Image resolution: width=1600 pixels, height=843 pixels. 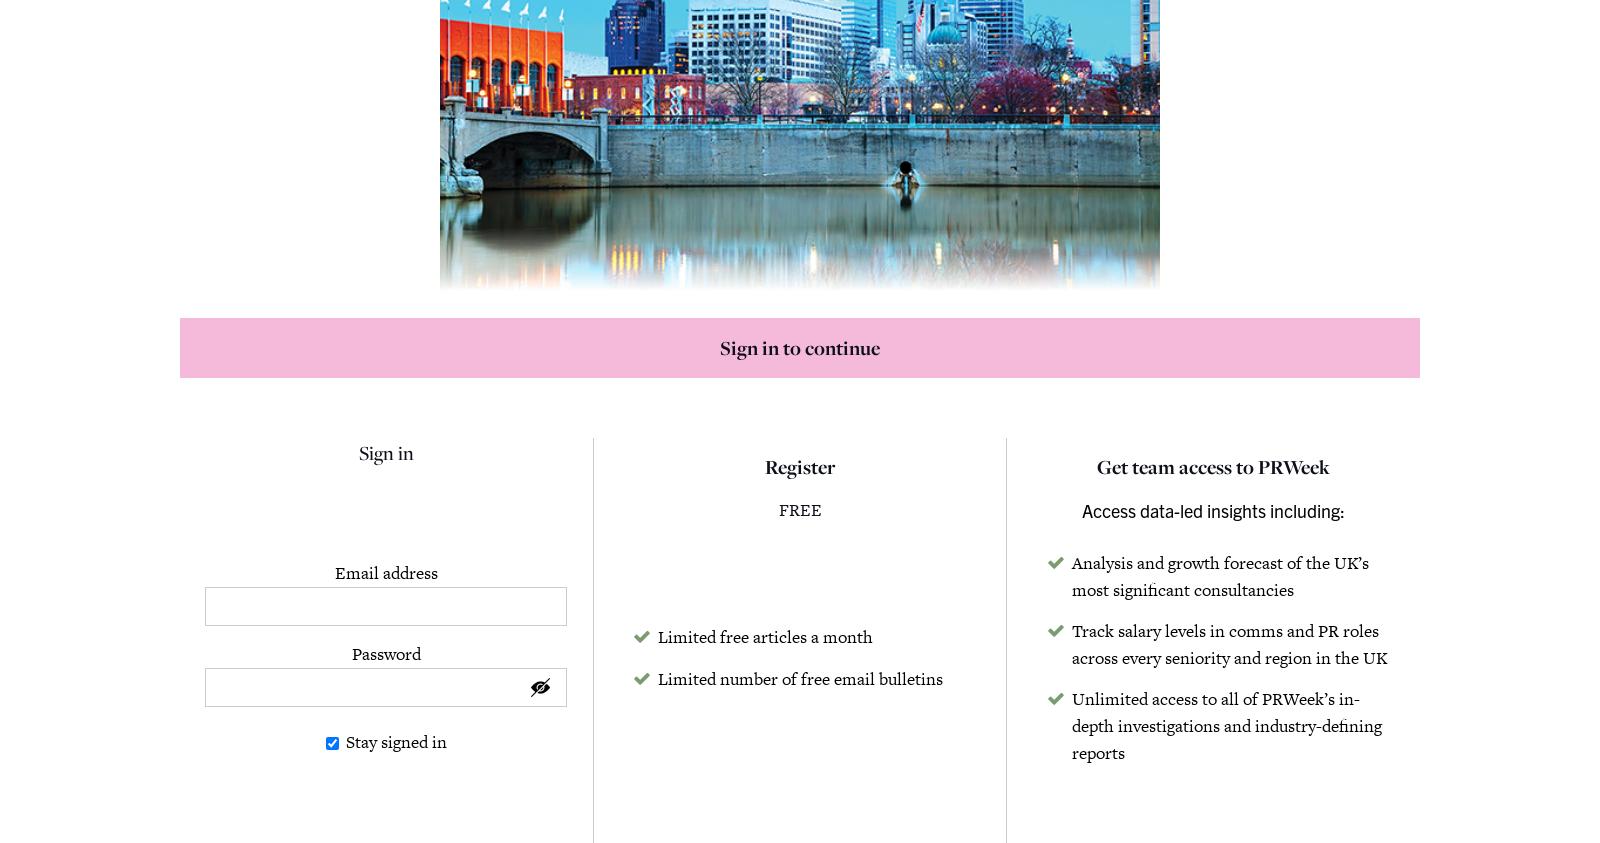 What do you see at coordinates (1219, 574) in the screenshot?
I see `'Analysis and growth forecast of the UK’s most significant consultancies'` at bounding box center [1219, 574].